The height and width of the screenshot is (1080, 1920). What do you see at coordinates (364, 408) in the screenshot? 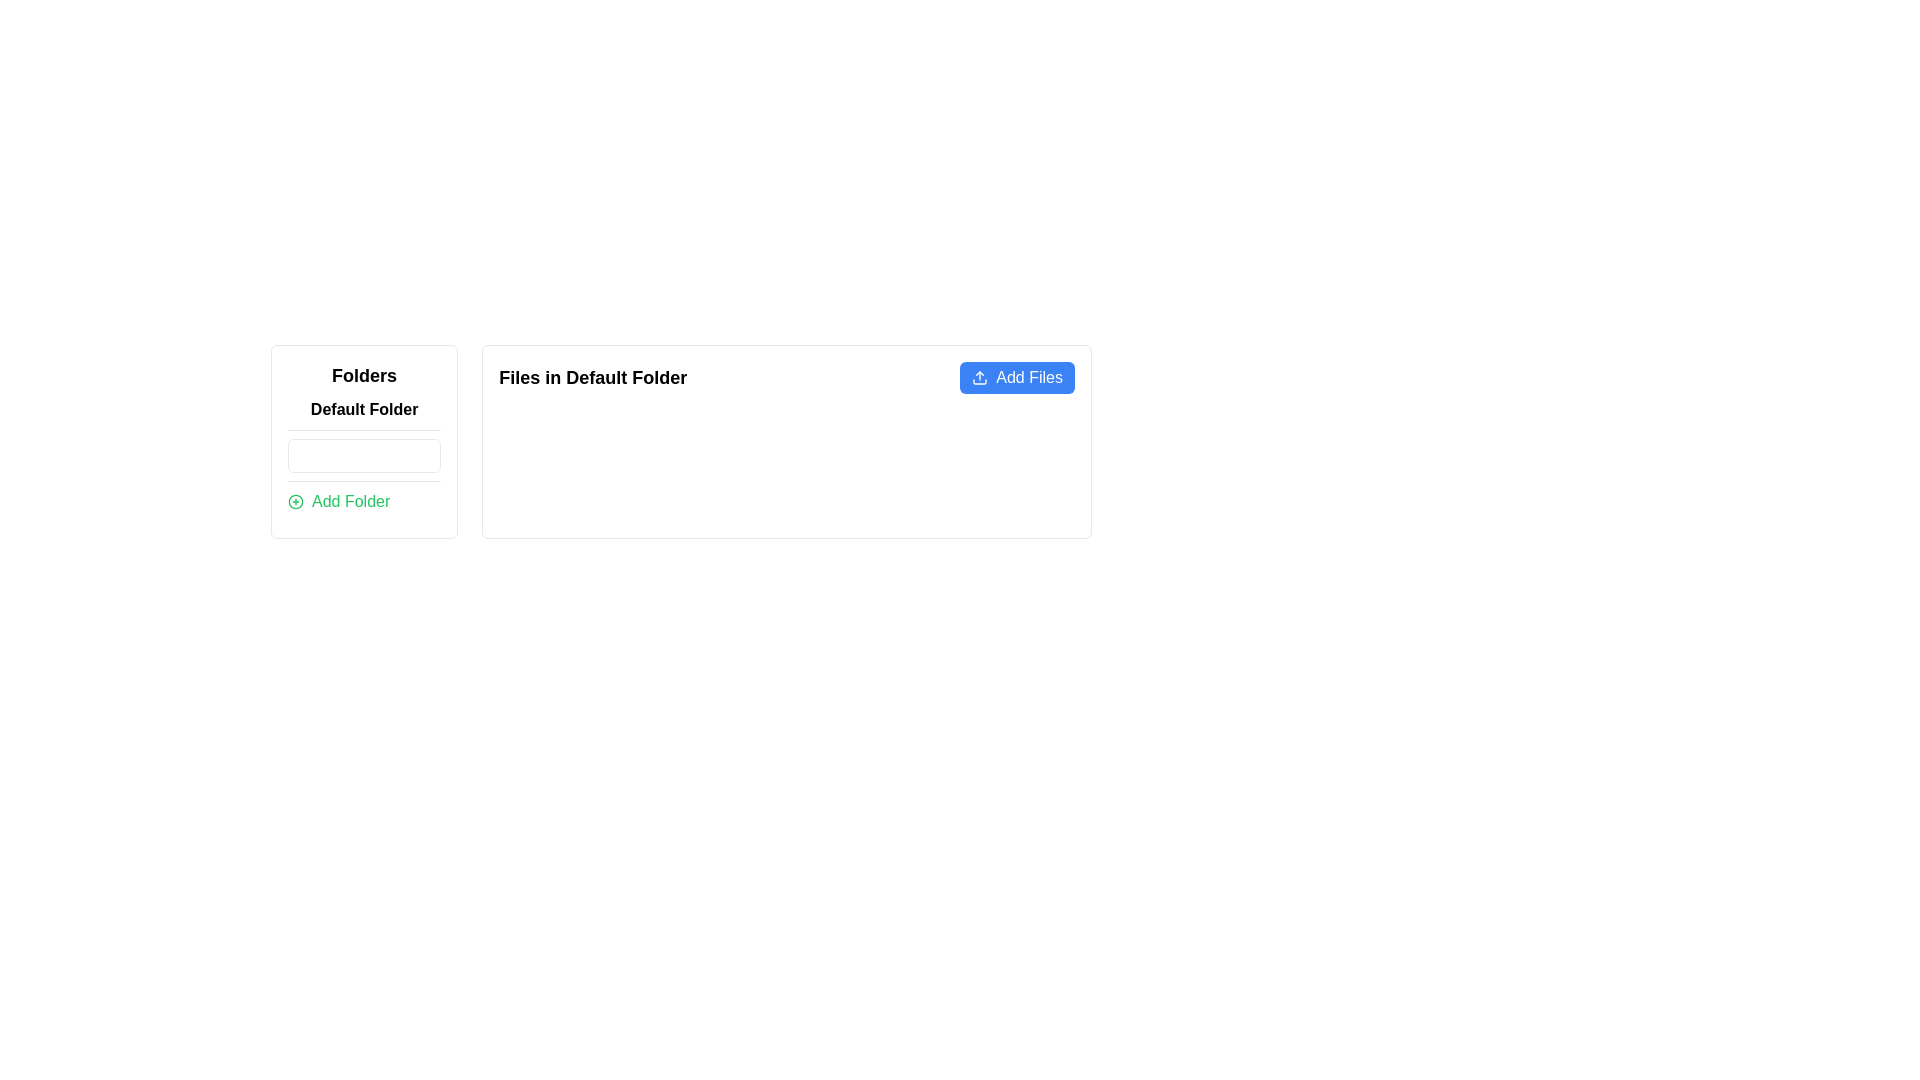
I see `the text label that identifies the 'Default Folder', which is the first item in the list of folder options` at bounding box center [364, 408].